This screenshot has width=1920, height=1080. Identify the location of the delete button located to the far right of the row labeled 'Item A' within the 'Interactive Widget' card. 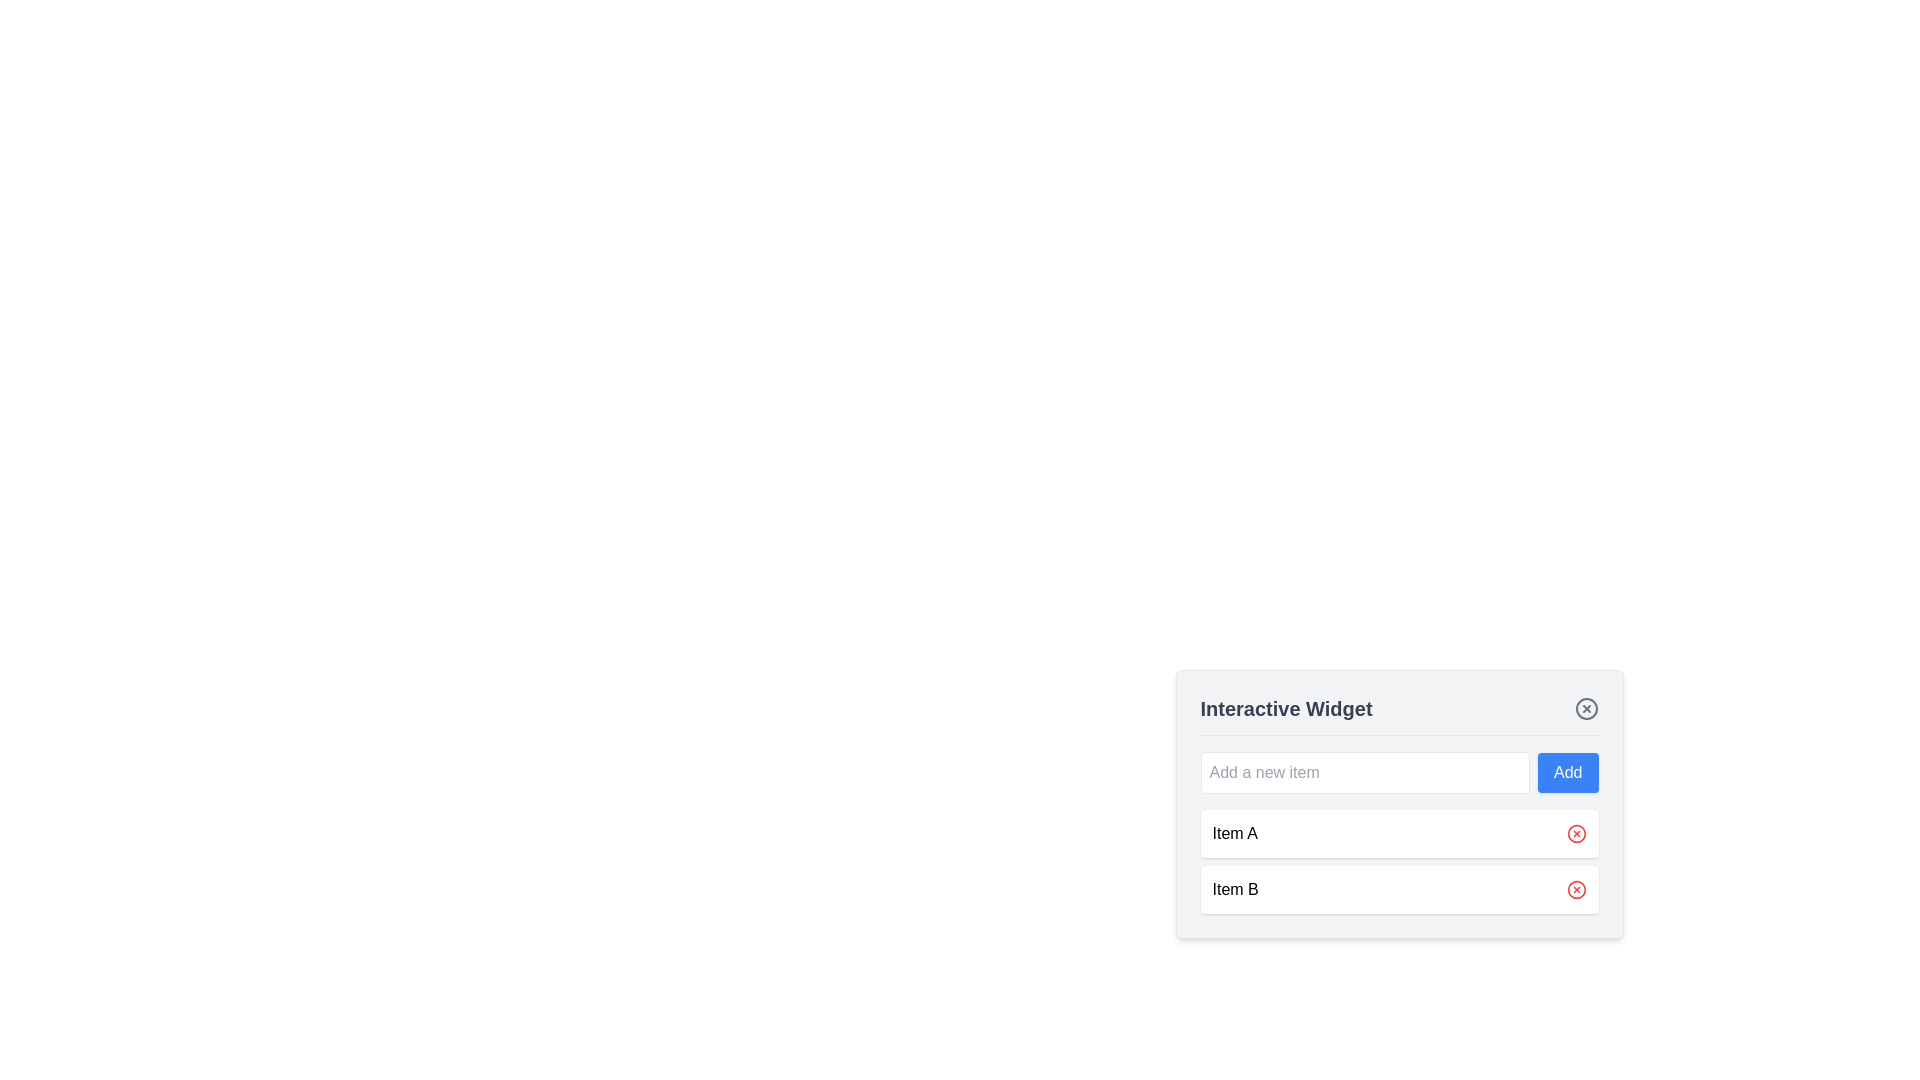
(1575, 833).